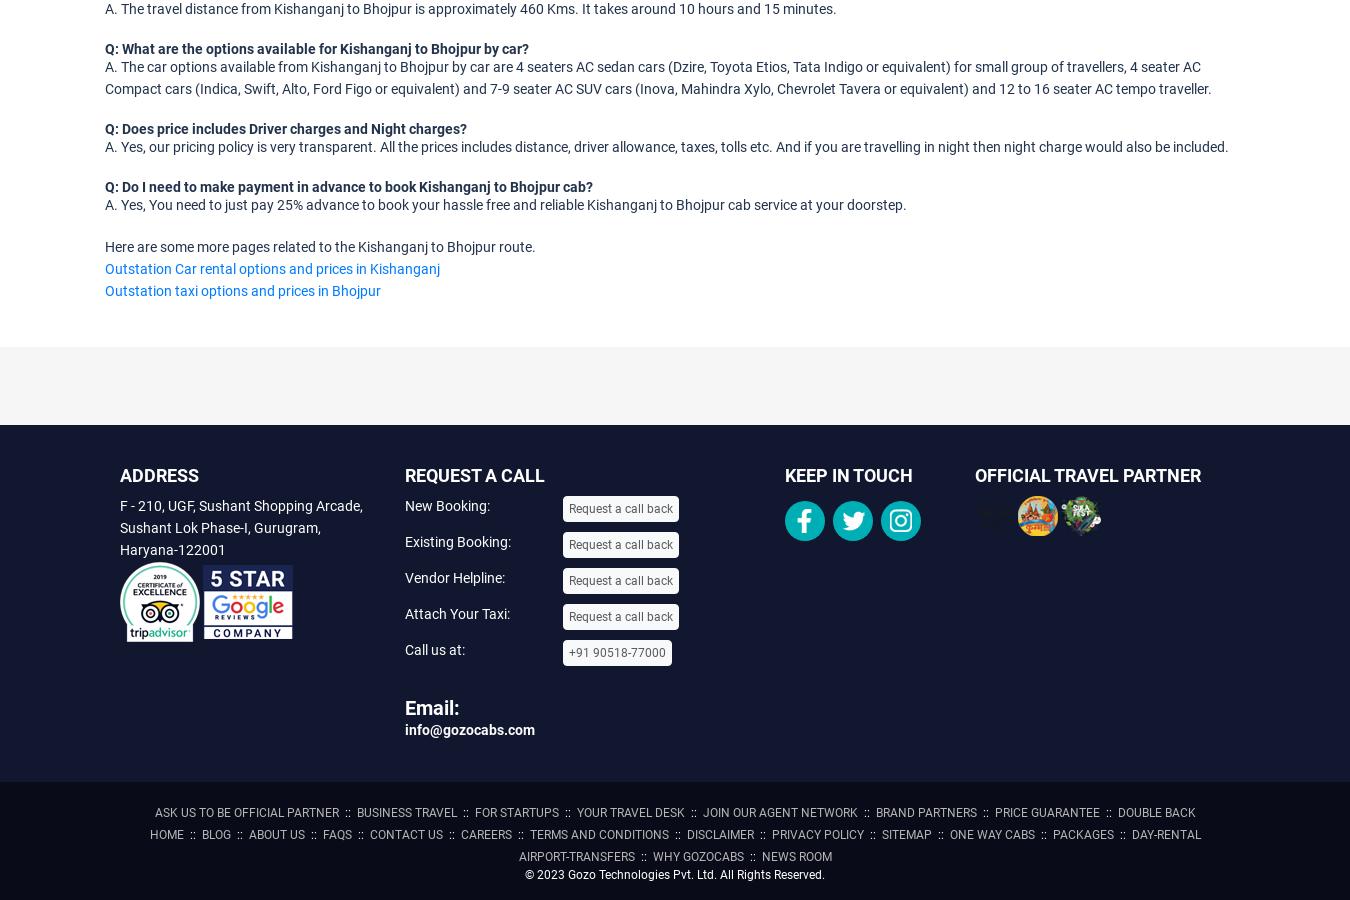 The height and width of the screenshot is (900, 1350). What do you see at coordinates (514, 811) in the screenshot?
I see `'For Startups'` at bounding box center [514, 811].